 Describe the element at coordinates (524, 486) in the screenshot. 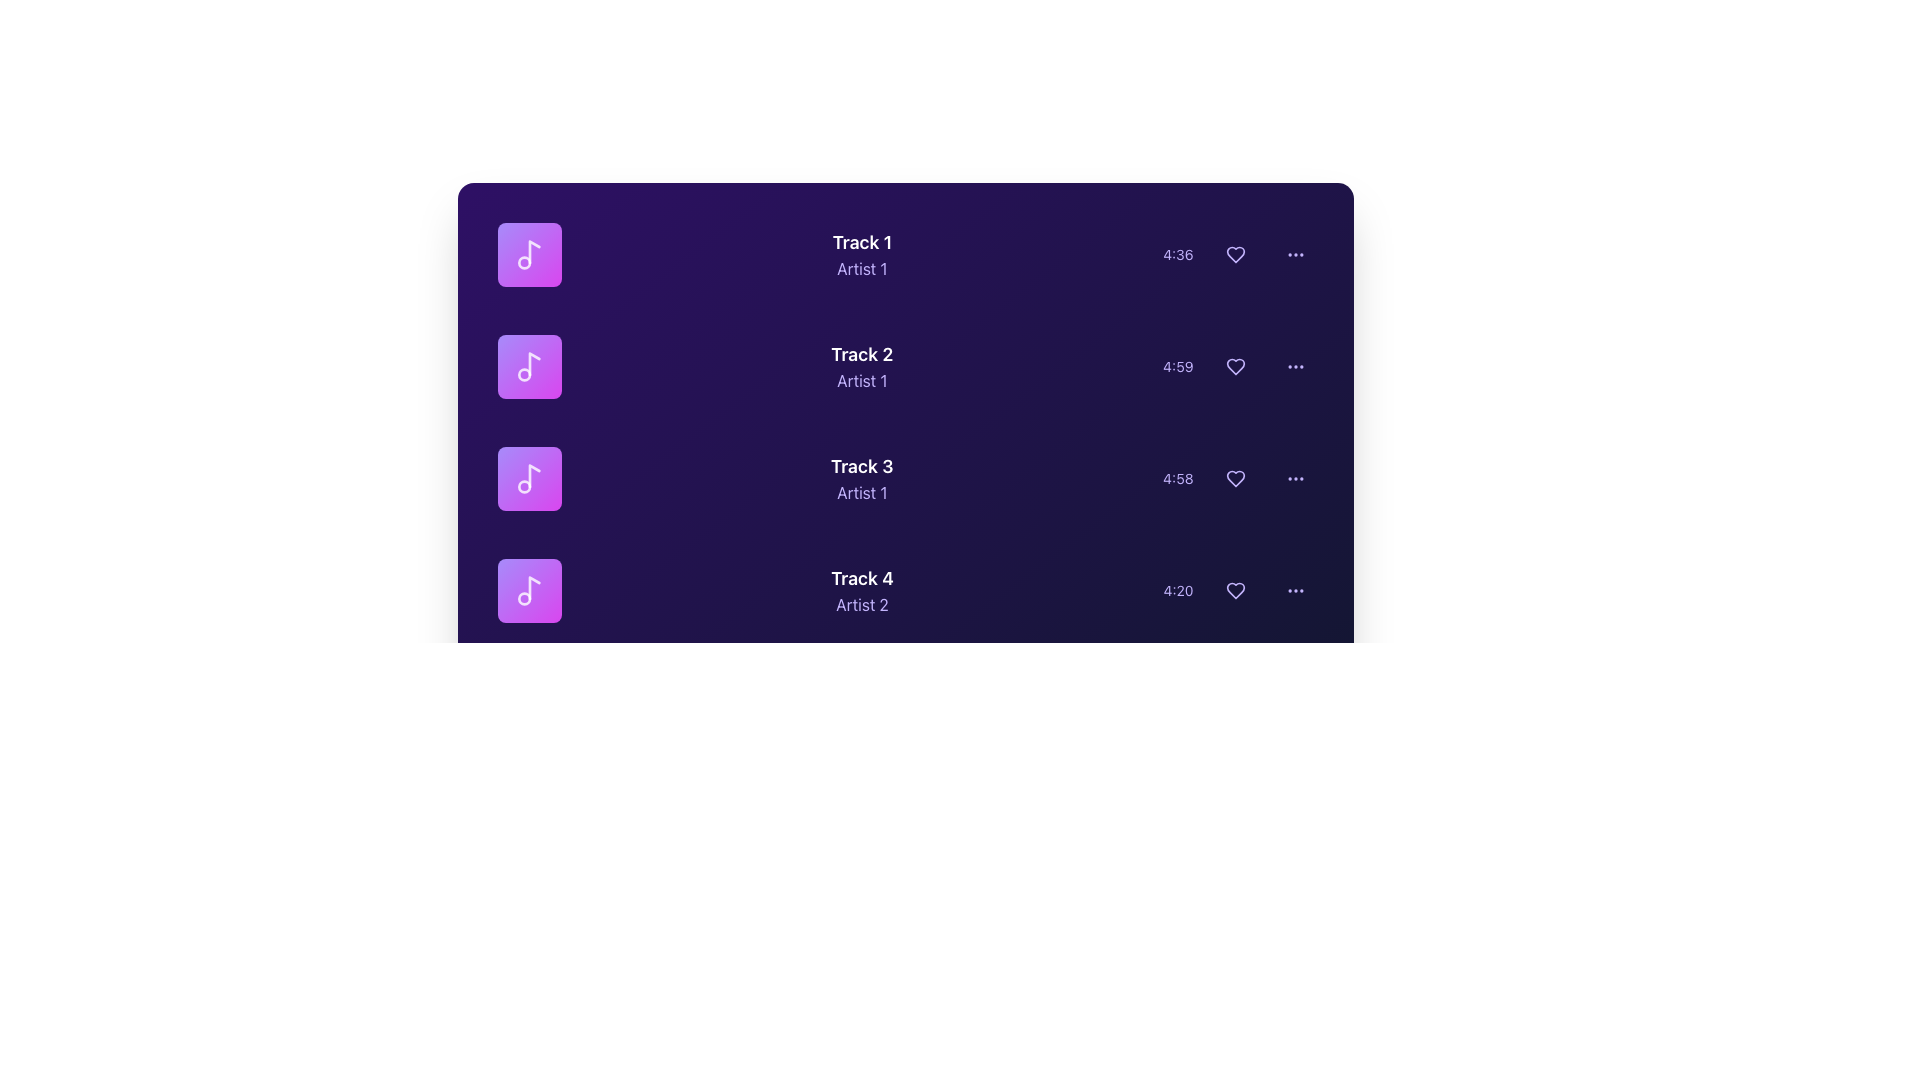

I see `the graphic circle element located at the bottom center of the interface, within the third row of music icons` at that location.